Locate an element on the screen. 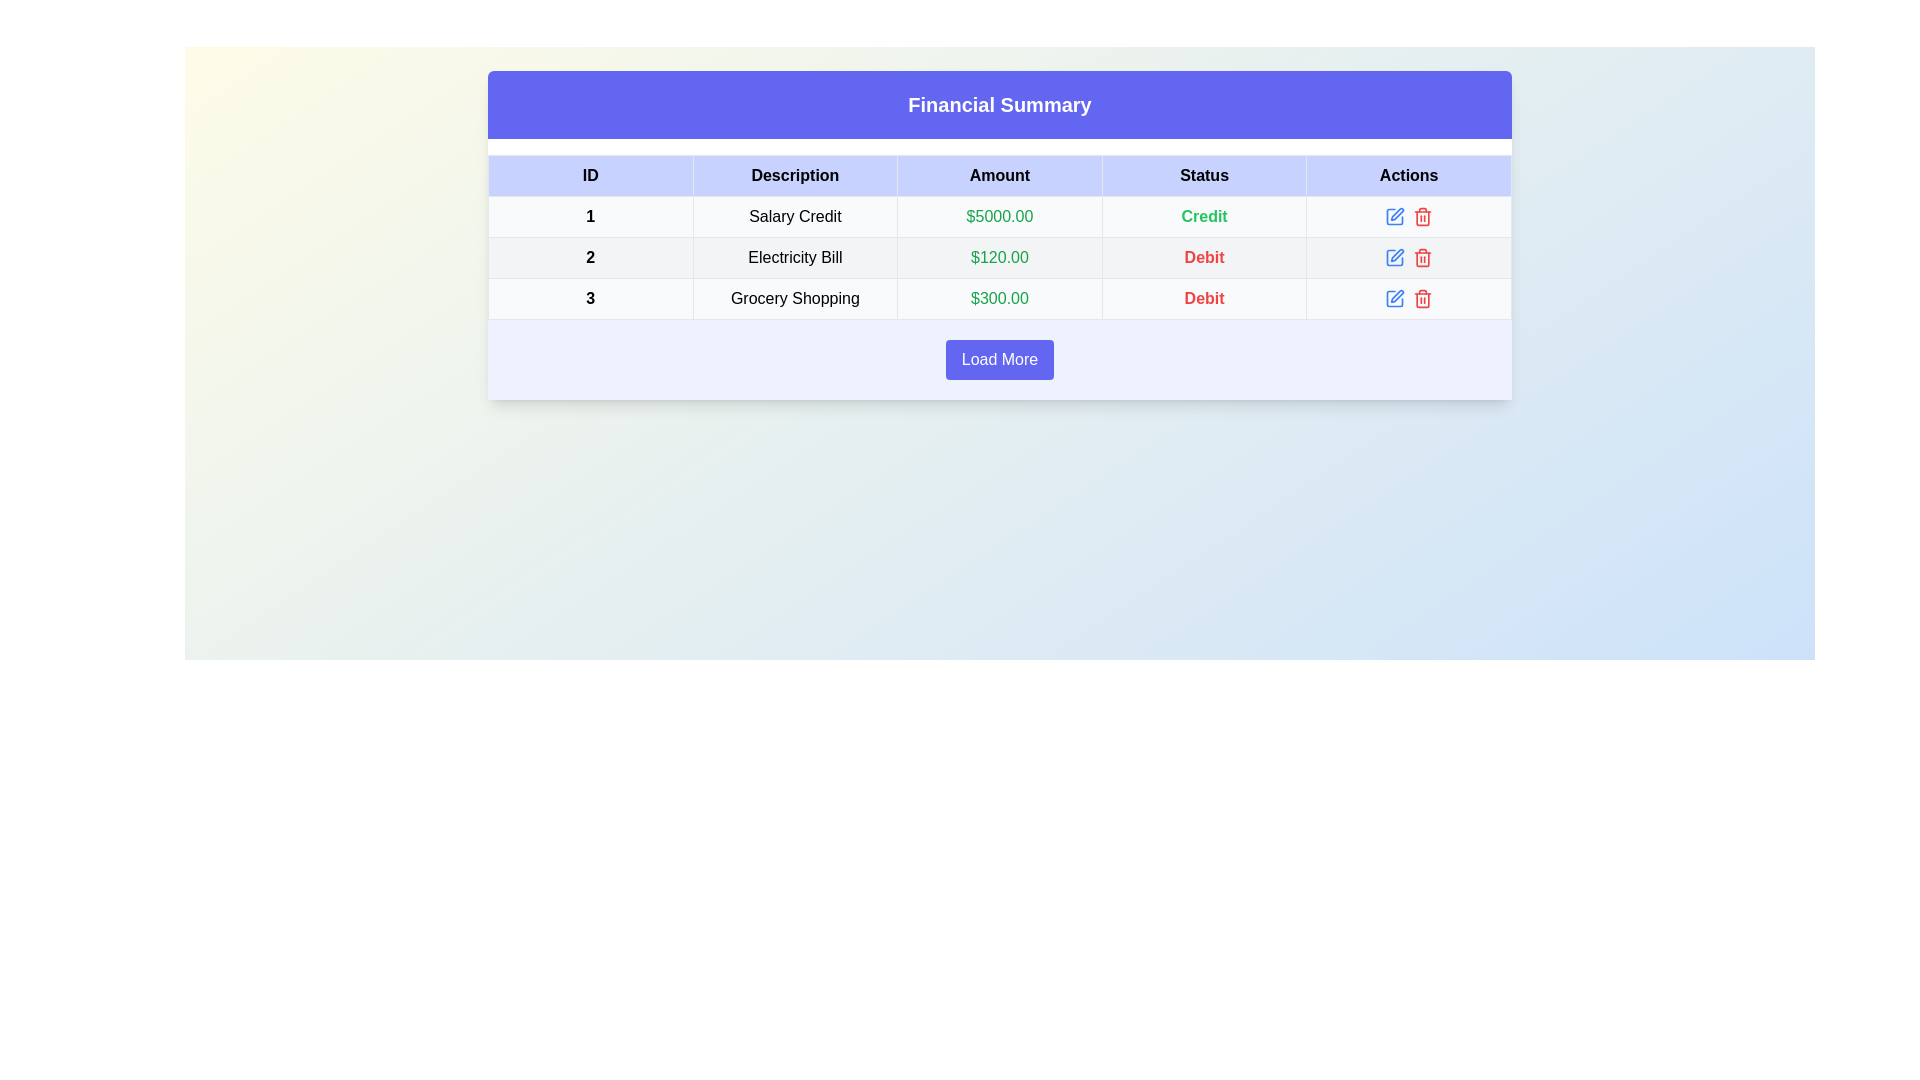  the 'ID' column header in the table, which is the first header from left to right, indicating unique identifiers for the data below is located at coordinates (589, 175).